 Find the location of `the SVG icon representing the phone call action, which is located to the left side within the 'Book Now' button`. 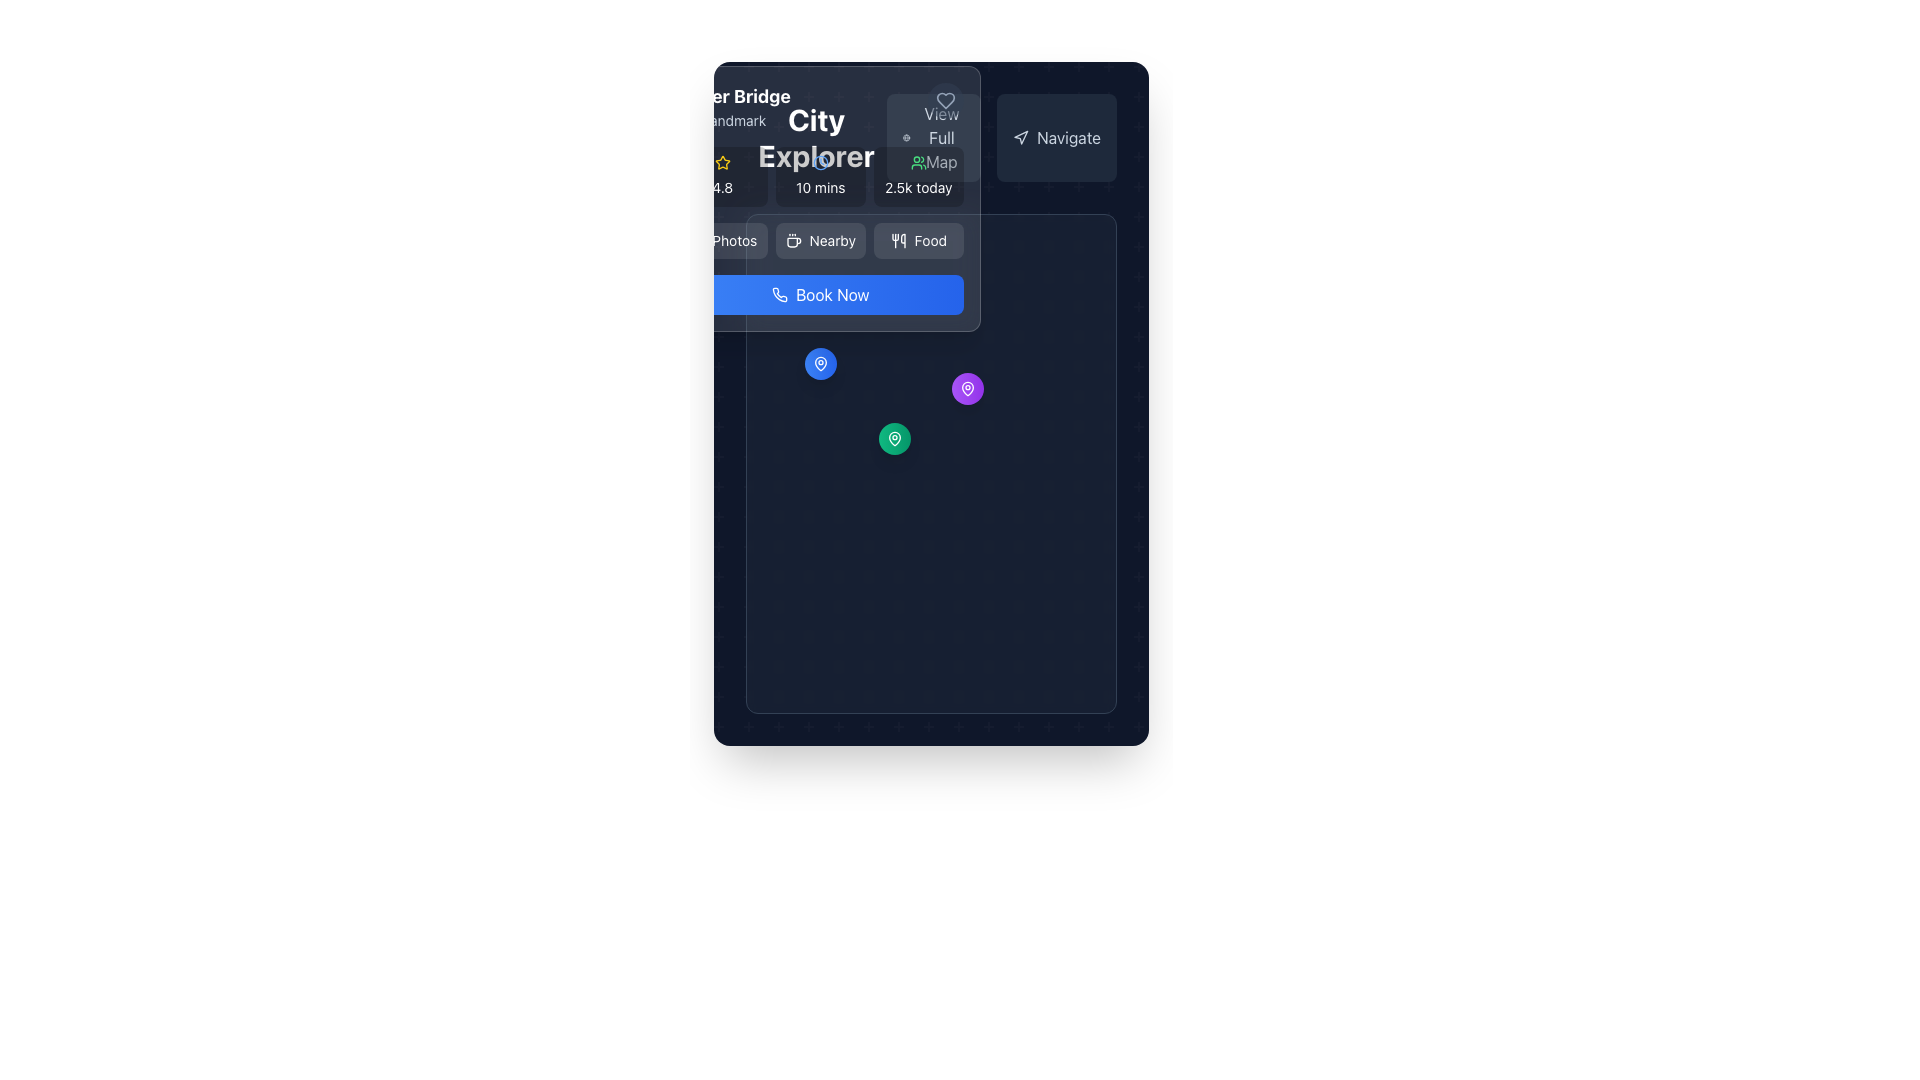

the SVG icon representing the phone call action, which is located to the left side within the 'Book Now' button is located at coordinates (779, 295).